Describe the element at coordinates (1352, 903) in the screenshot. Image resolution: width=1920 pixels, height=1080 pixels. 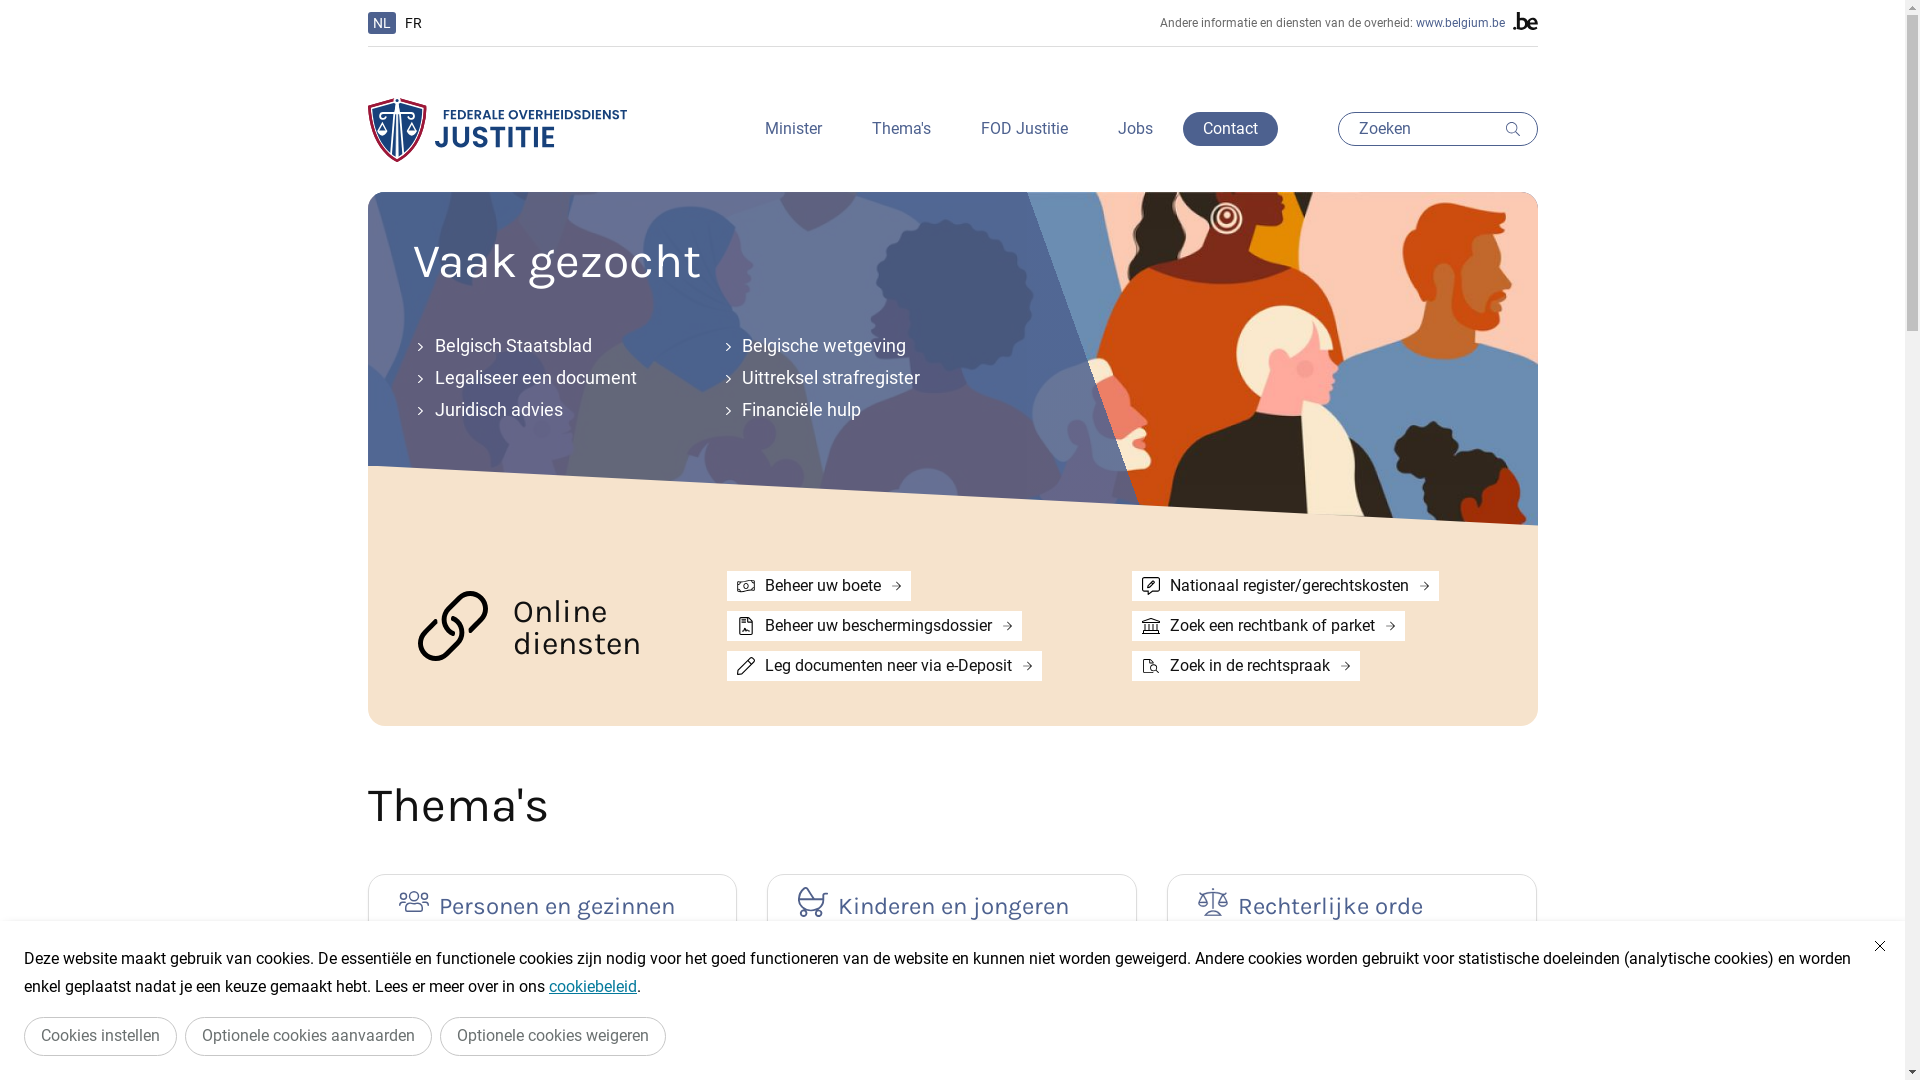
I see `'Rechterlijke orde'` at that location.